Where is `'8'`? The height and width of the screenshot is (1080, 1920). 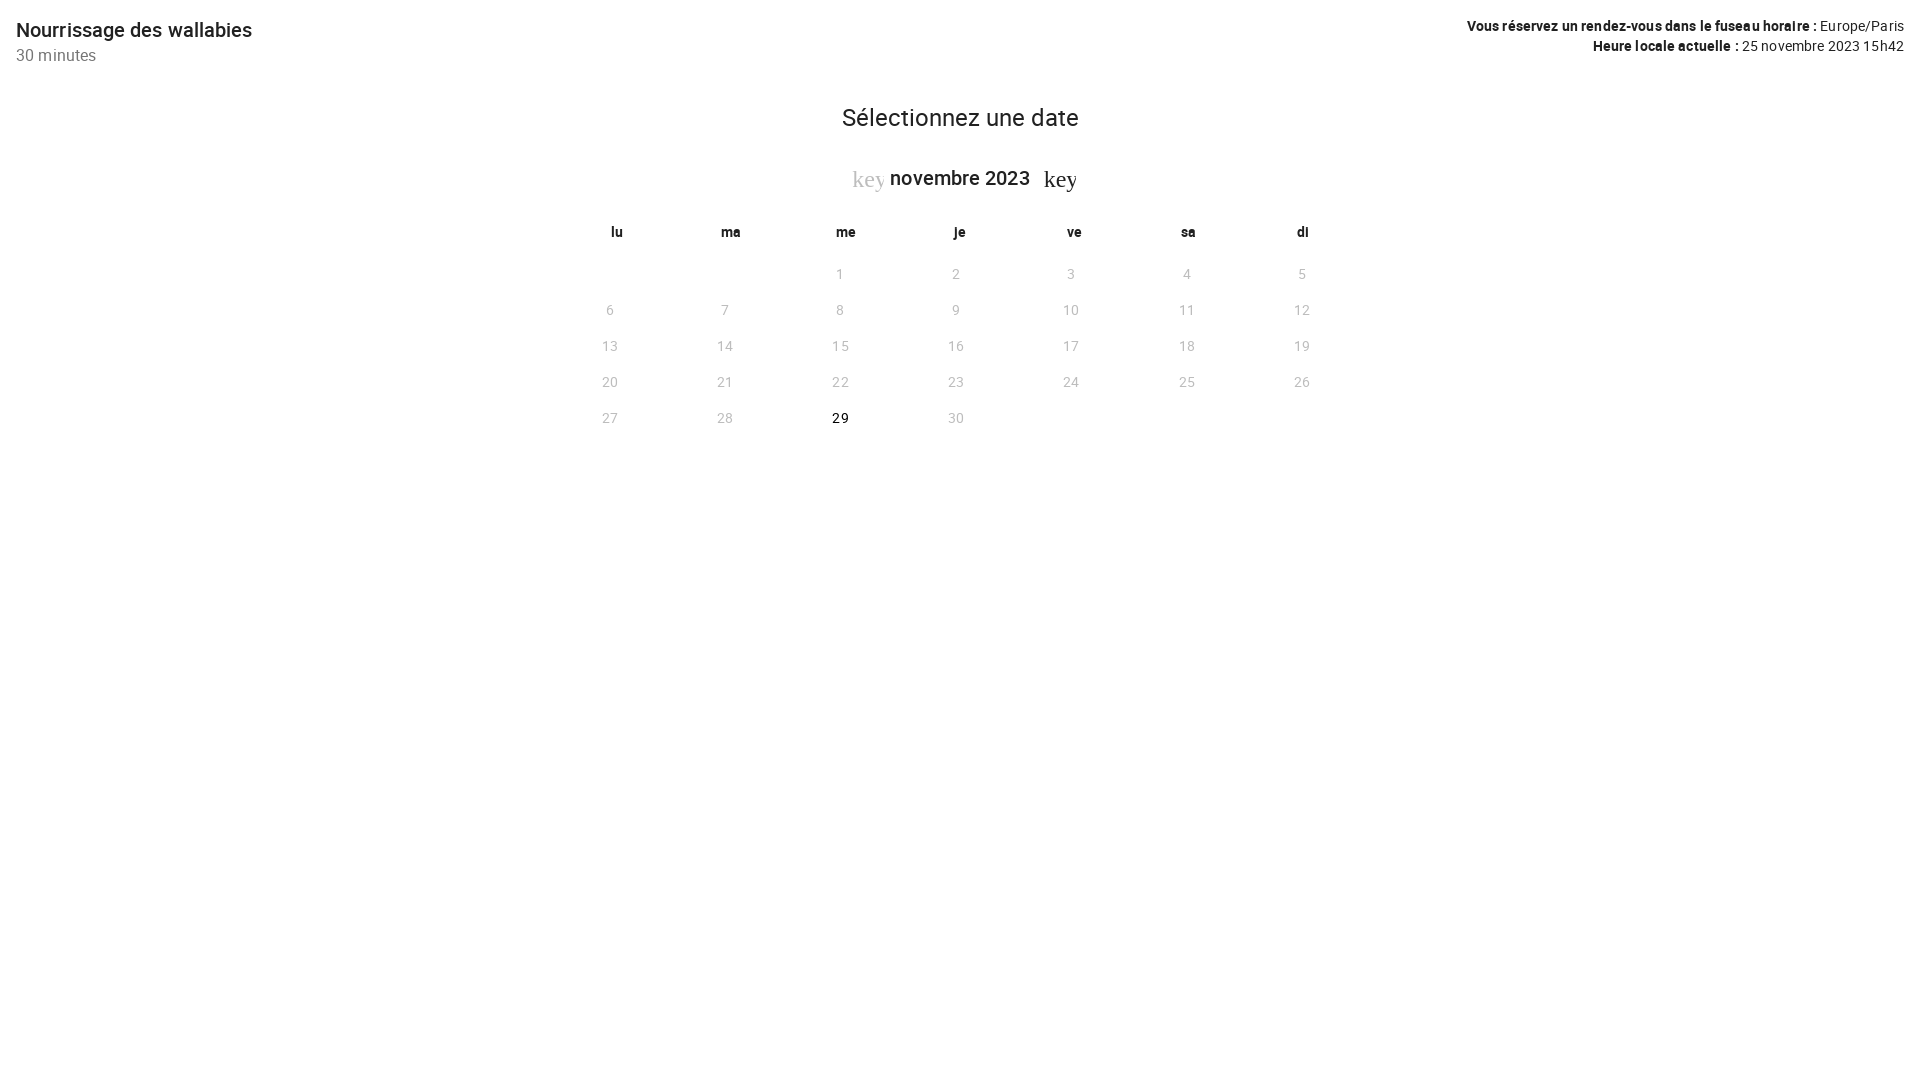
'8' is located at coordinates (840, 309).